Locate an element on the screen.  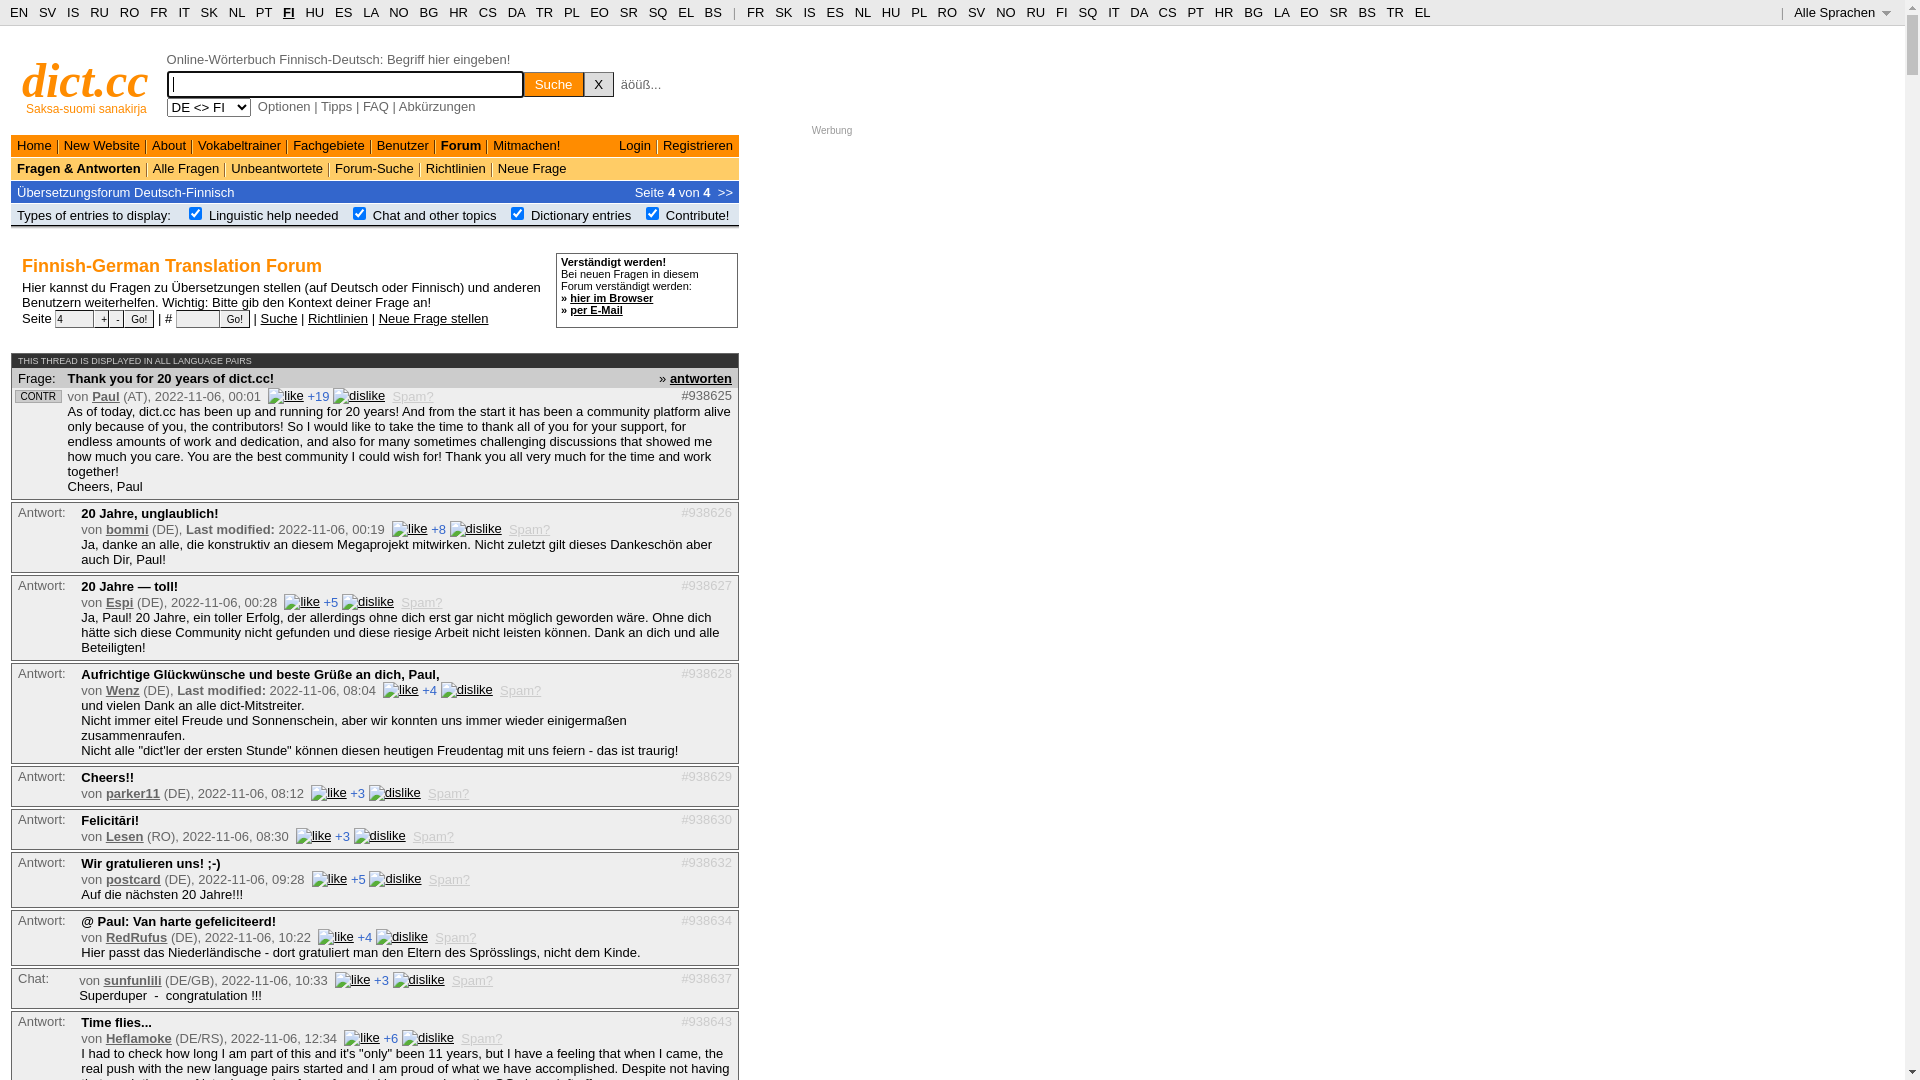
'HU' is located at coordinates (890, 12).